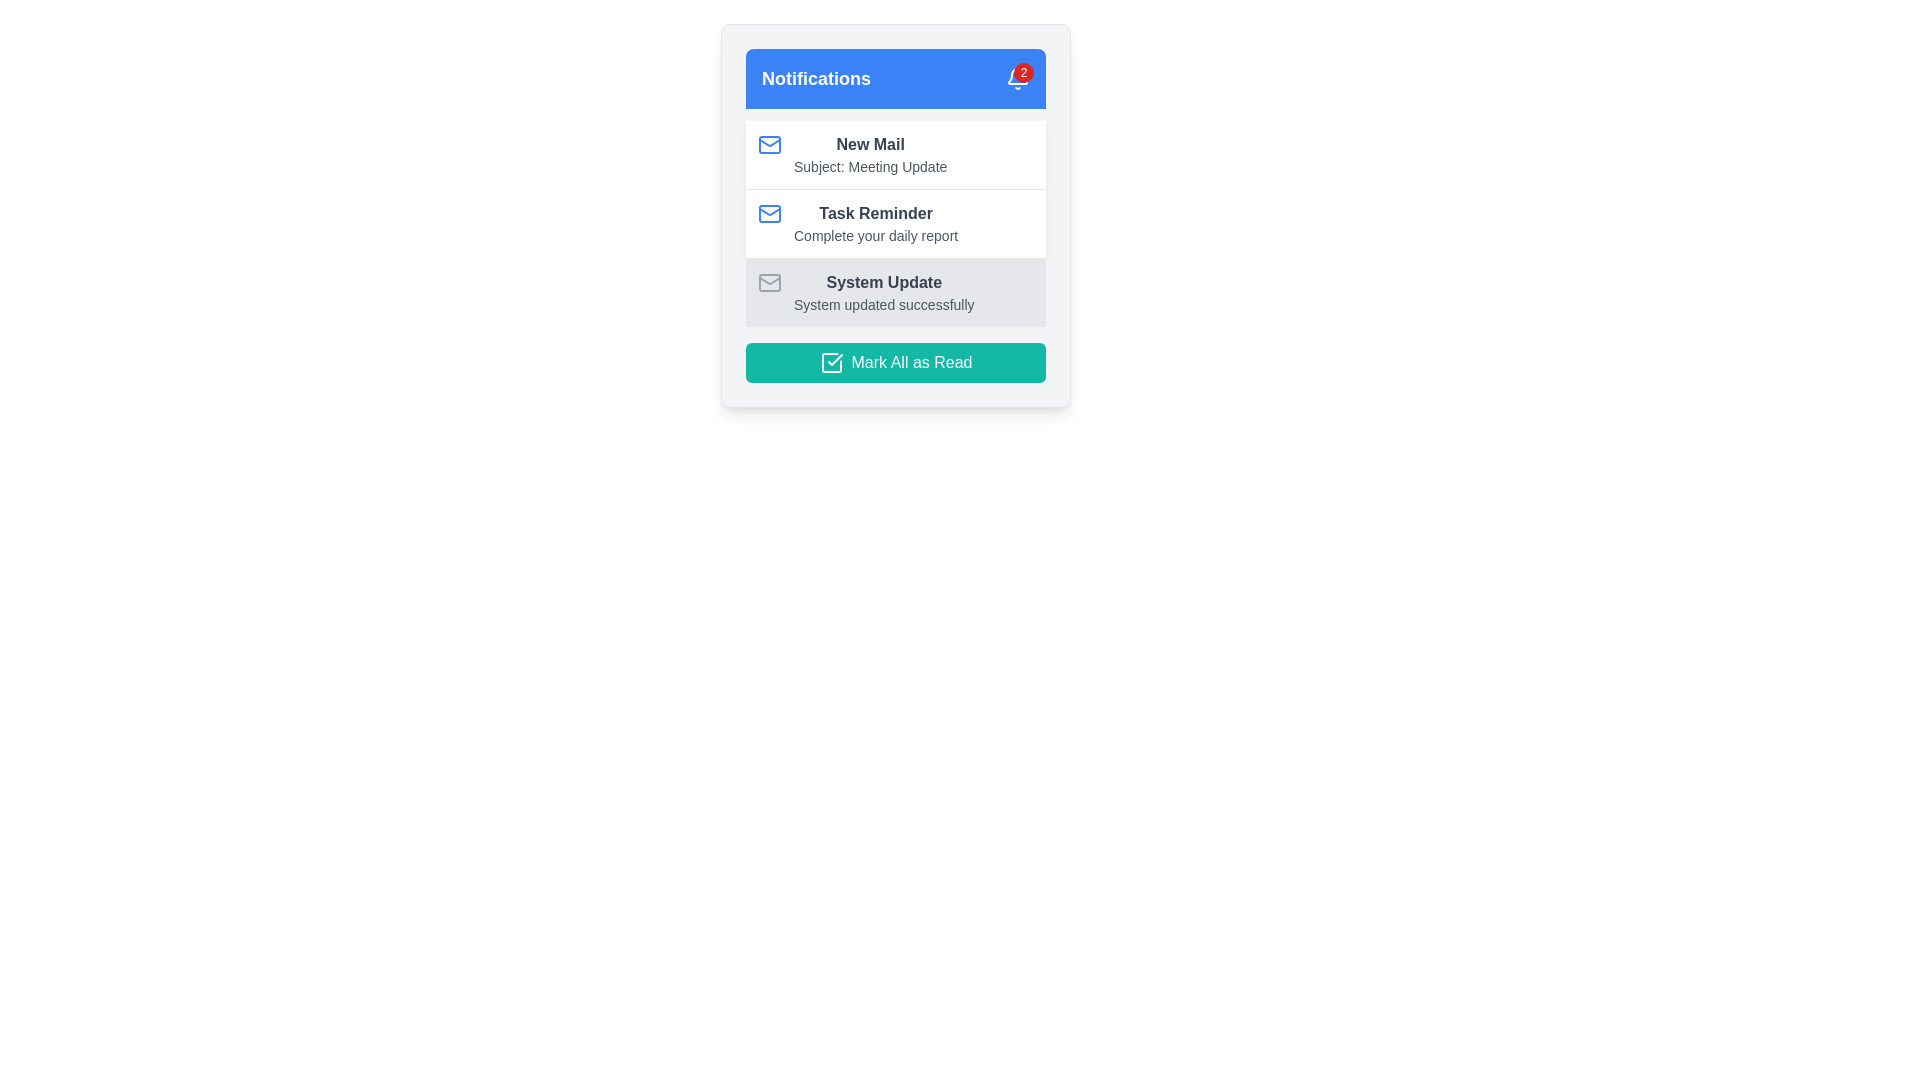  What do you see at coordinates (911, 362) in the screenshot?
I see `the 'Mark All as Read' text label located within the teal-colored button at the bottom of the notification panel` at bounding box center [911, 362].